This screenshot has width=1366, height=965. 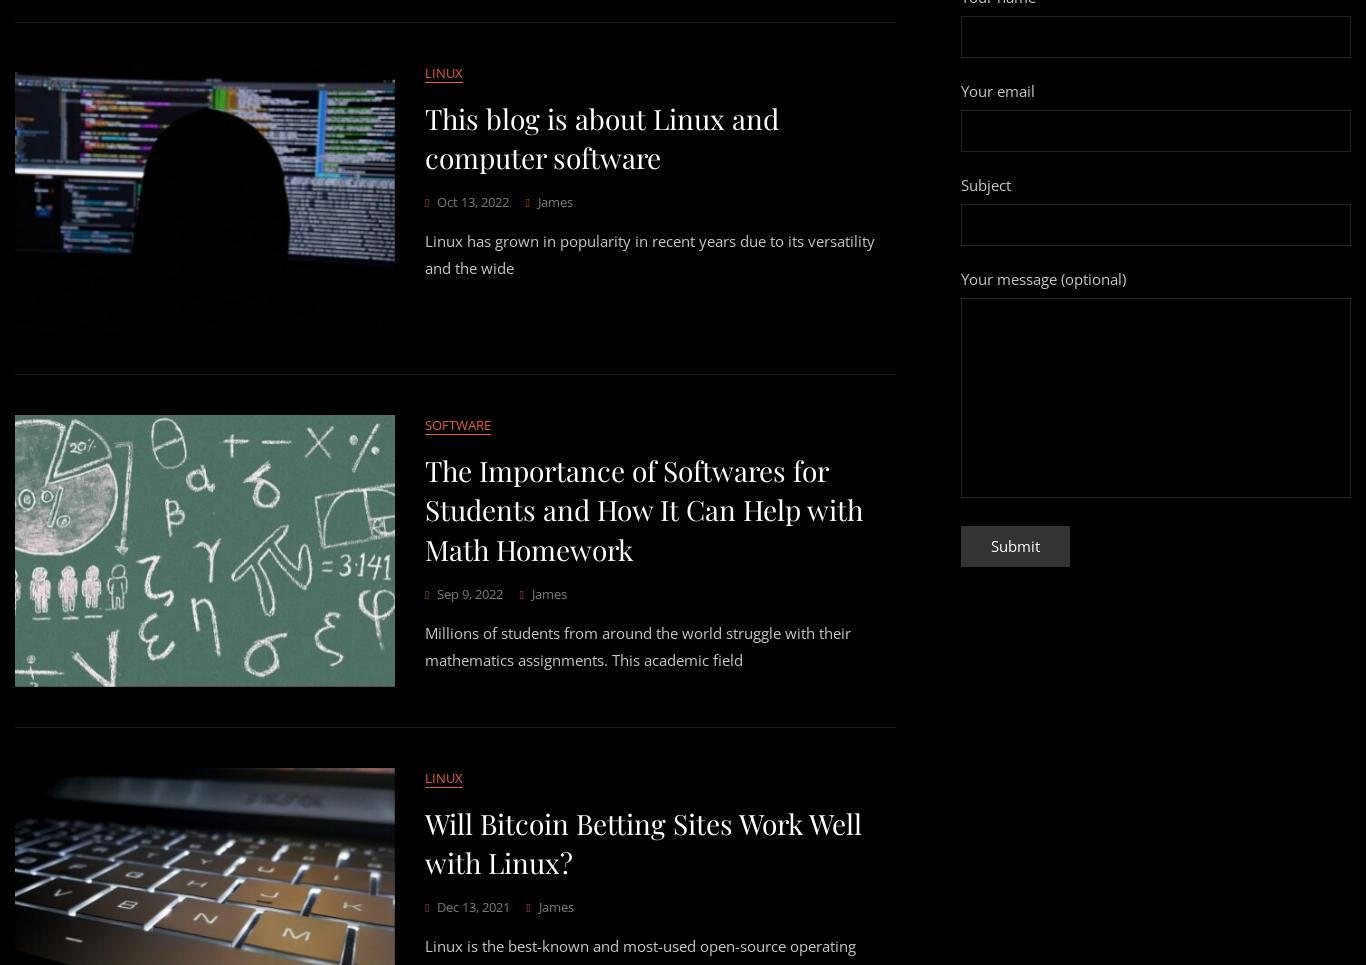 I want to click on 'Your email', so click(x=997, y=89).